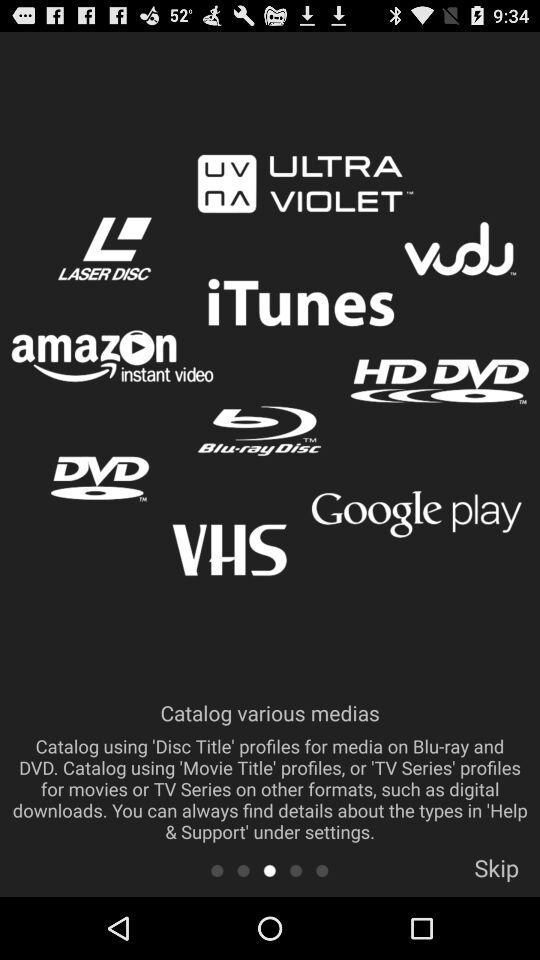  Describe the element at coordinates (495, 873) in the screenshot. I see `skip` at that location.